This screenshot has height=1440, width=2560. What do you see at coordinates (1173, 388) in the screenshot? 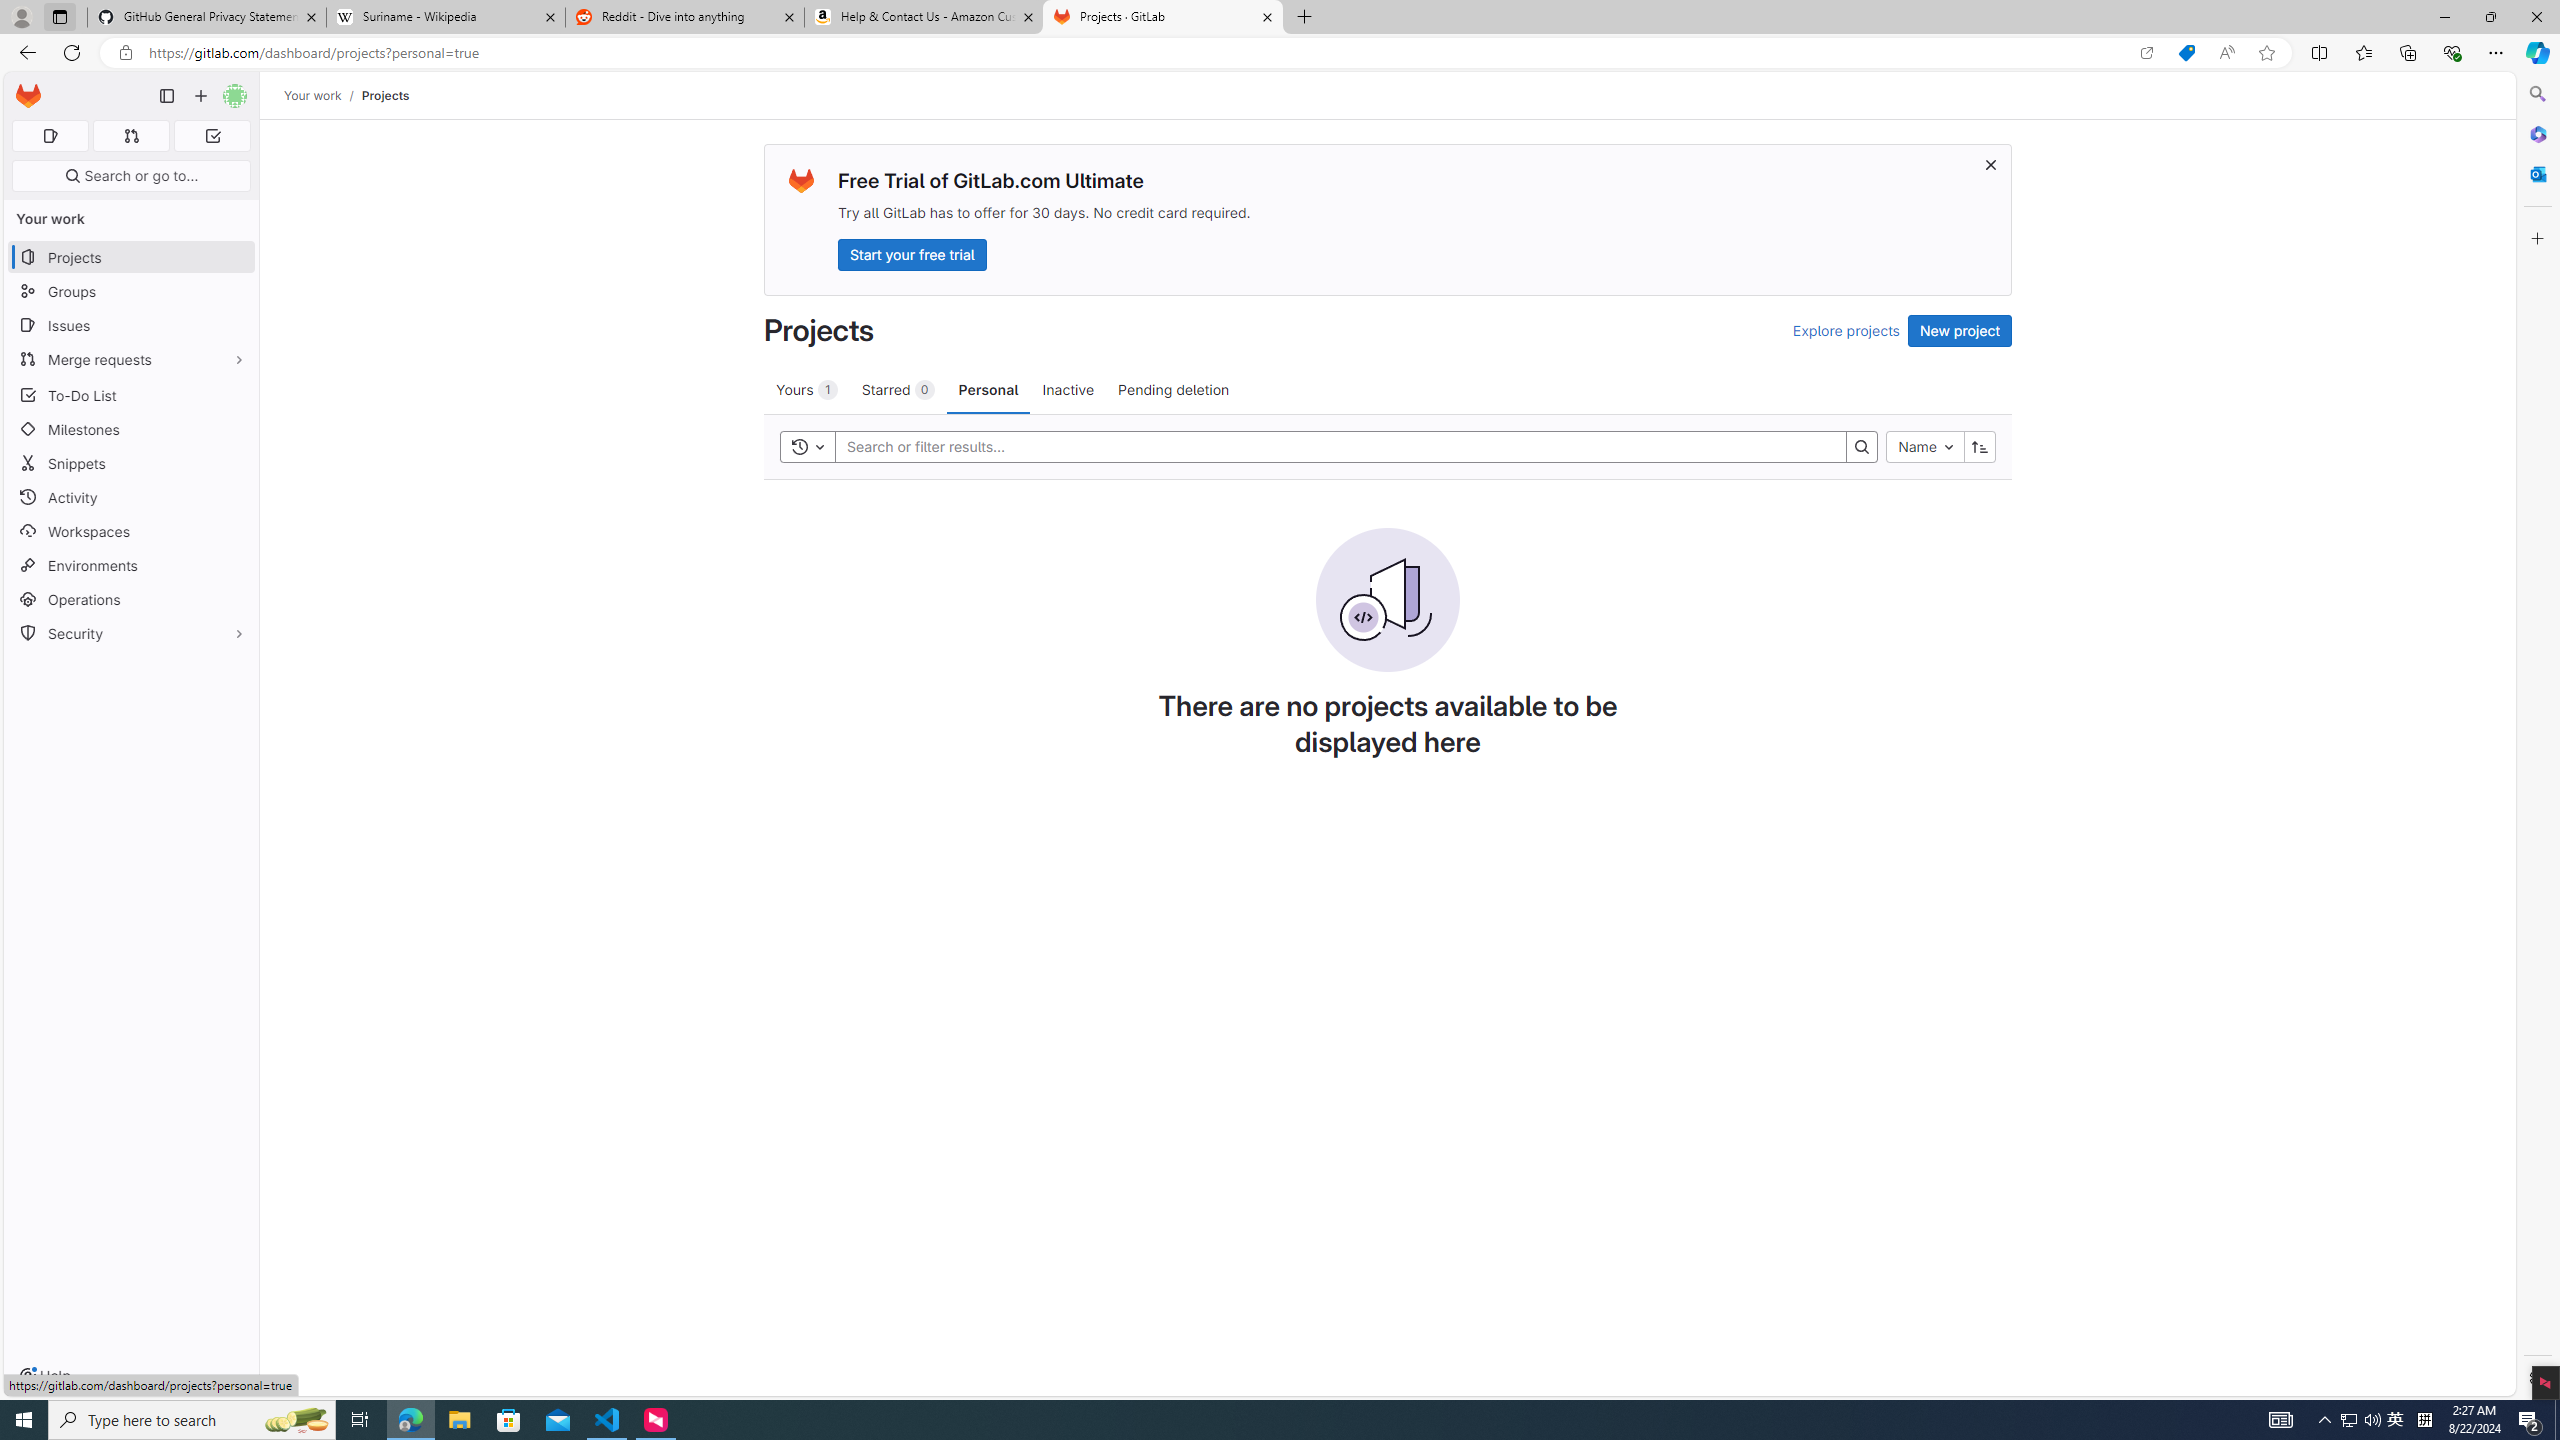
I see `'Pending deletion'` at bounding box center [1173, 388].